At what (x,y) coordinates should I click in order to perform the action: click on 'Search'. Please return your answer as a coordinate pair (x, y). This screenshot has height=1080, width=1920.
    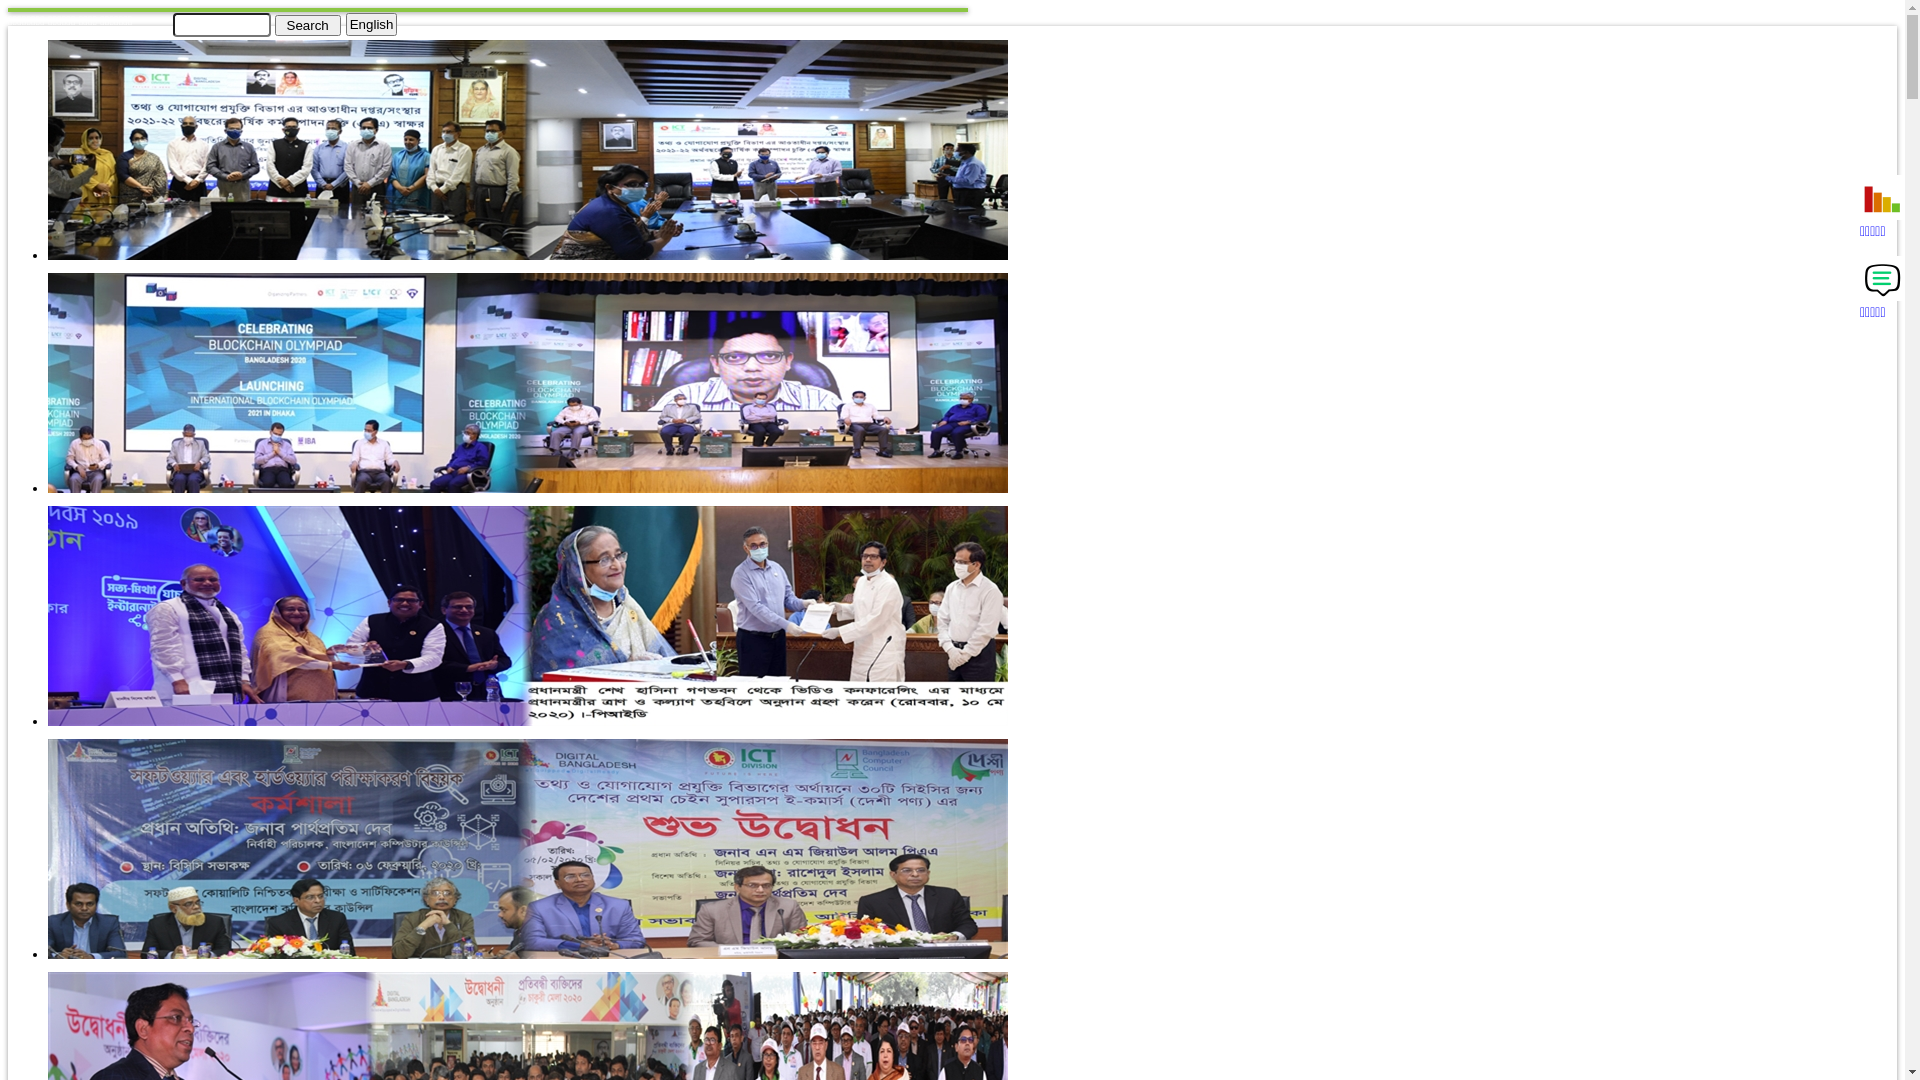
    Looking at the image, I should click on (306, 24).